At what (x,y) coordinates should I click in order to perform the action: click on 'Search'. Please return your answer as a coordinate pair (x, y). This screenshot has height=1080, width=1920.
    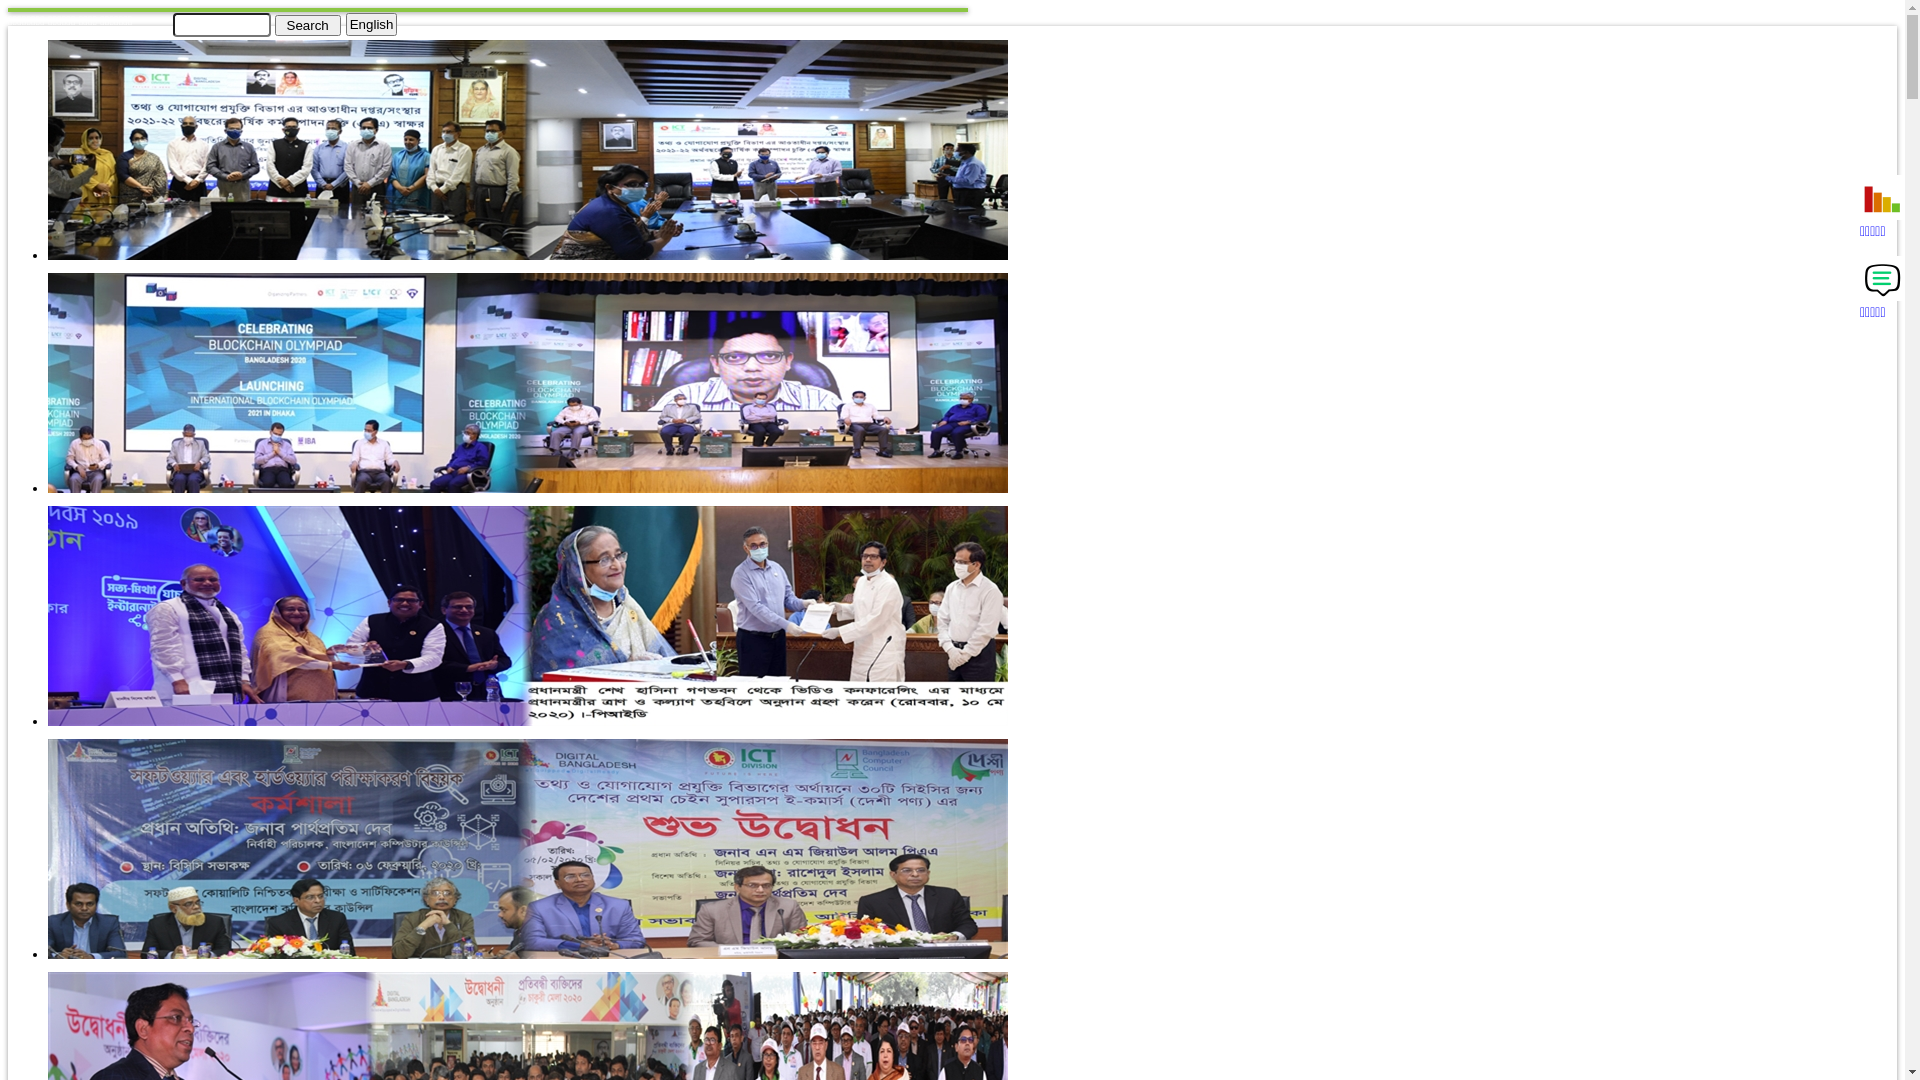
    Looking at the image, I should click on (306, 24).